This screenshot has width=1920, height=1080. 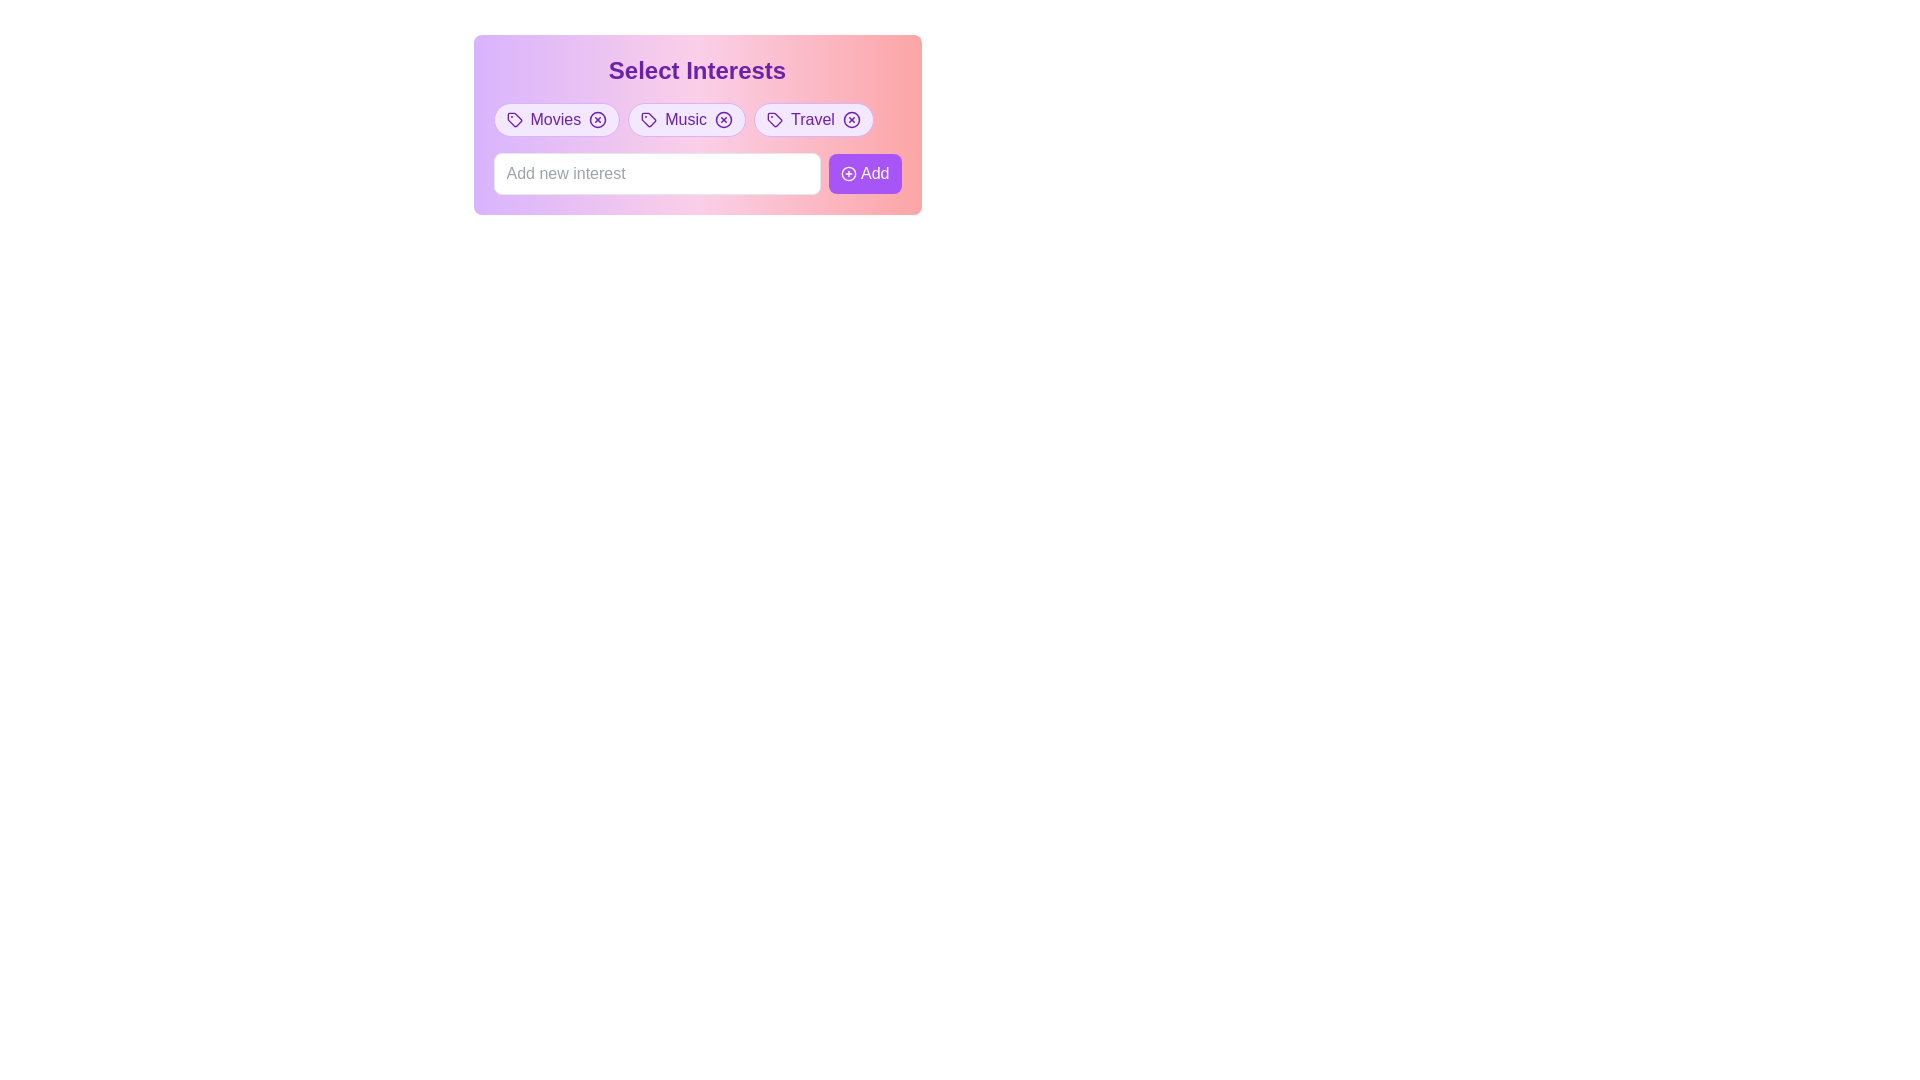 What do you see at coordinates (649, 119) in the screenshot?
I see `the inline decorative icon within the pill-shaped tag labeled 'Music', which is part of a horizontal list of tags under the heading 'Select Interests'` at bounding box center [649, 119].